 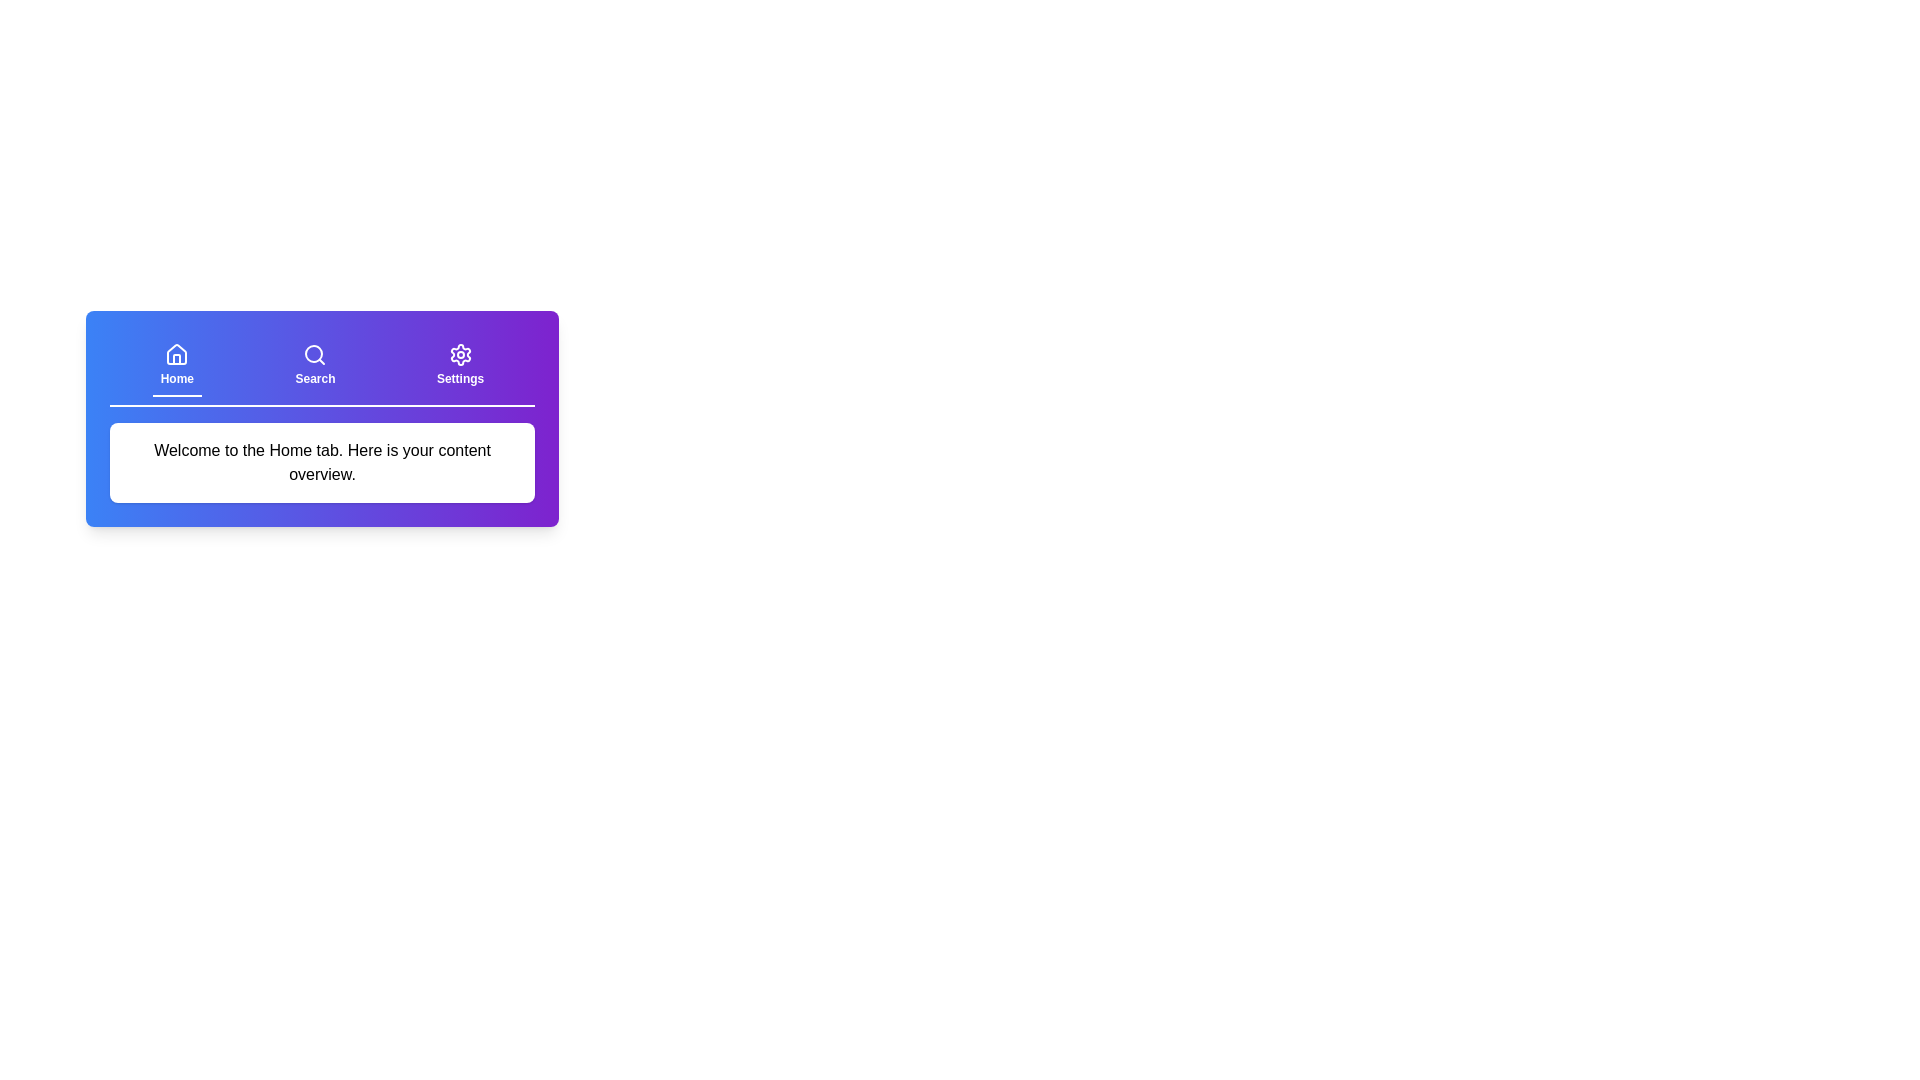 I want to click on the tab labeled Search to switch to the respective tab, so click(x=314, y=366).